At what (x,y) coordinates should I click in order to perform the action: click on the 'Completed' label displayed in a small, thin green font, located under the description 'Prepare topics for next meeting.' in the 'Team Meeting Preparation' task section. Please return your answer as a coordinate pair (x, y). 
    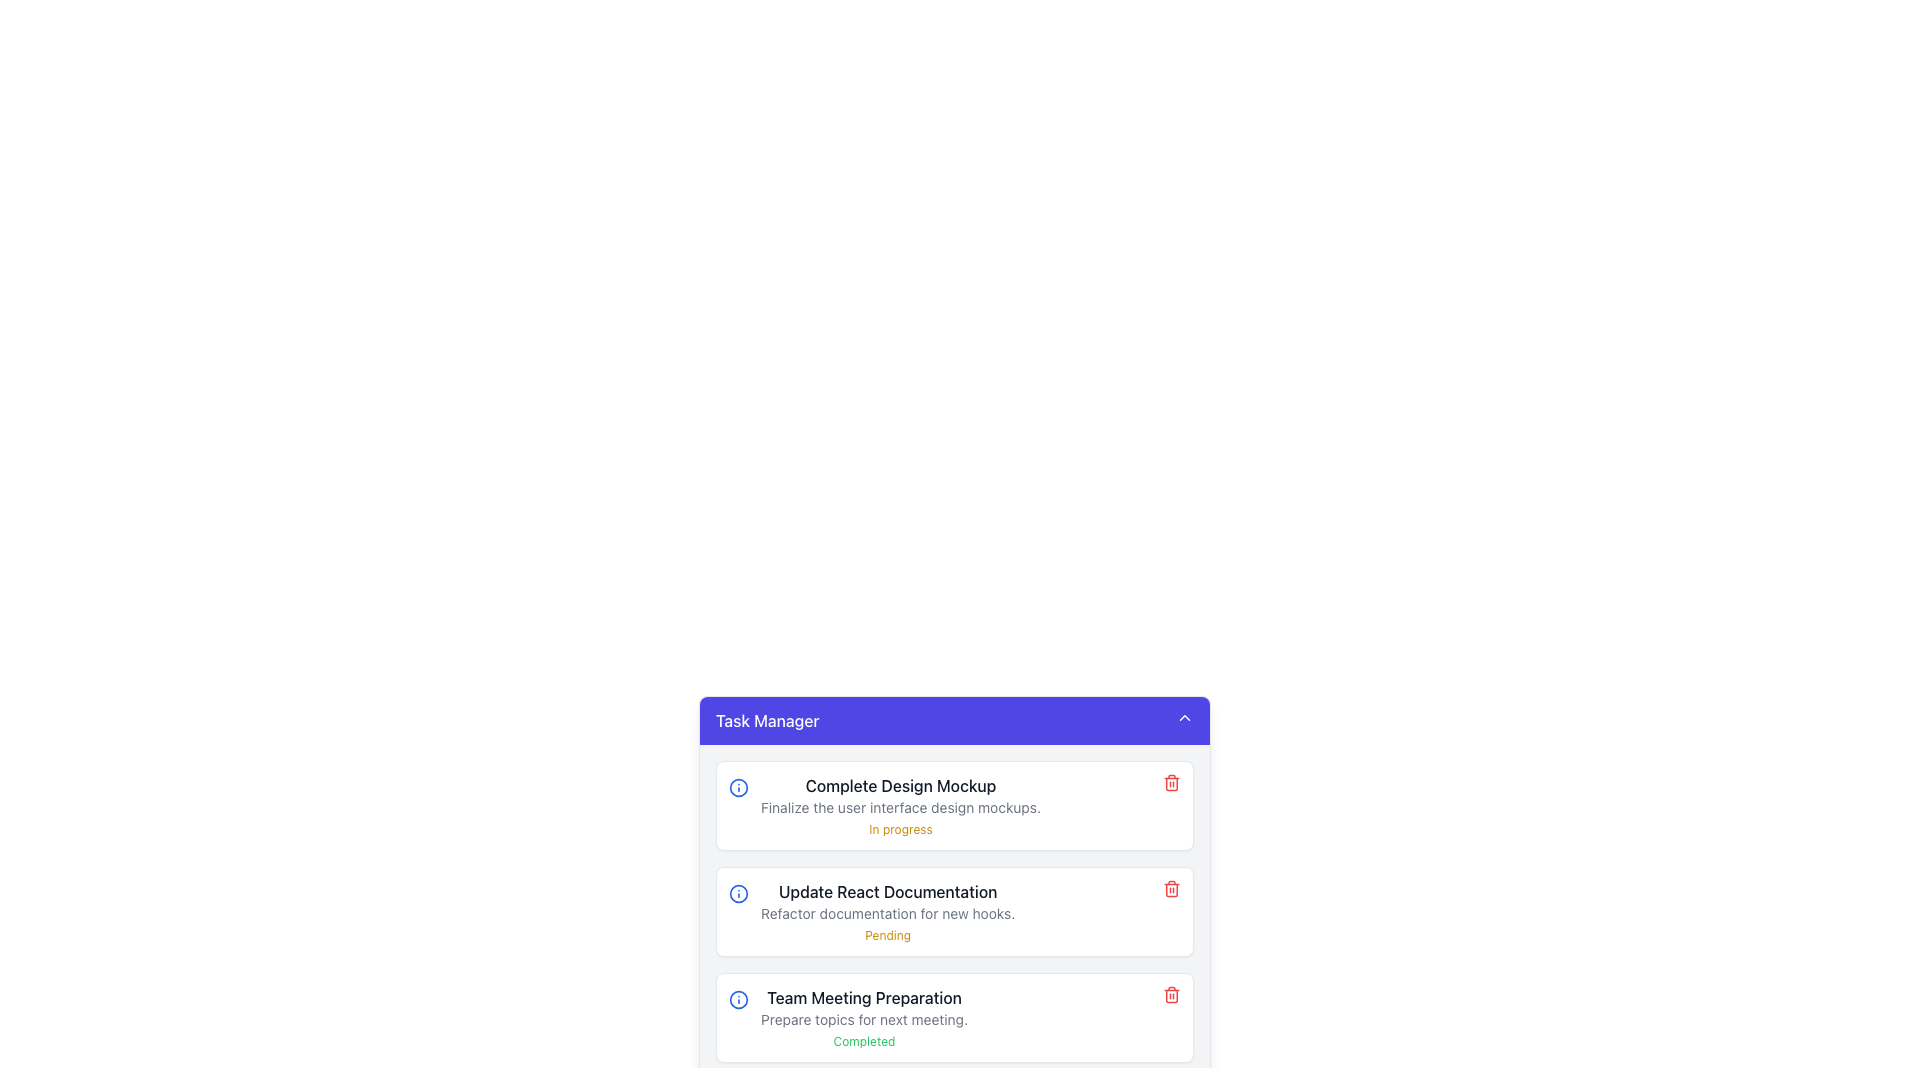
    Looking at the image, I should click on (864, 1040).